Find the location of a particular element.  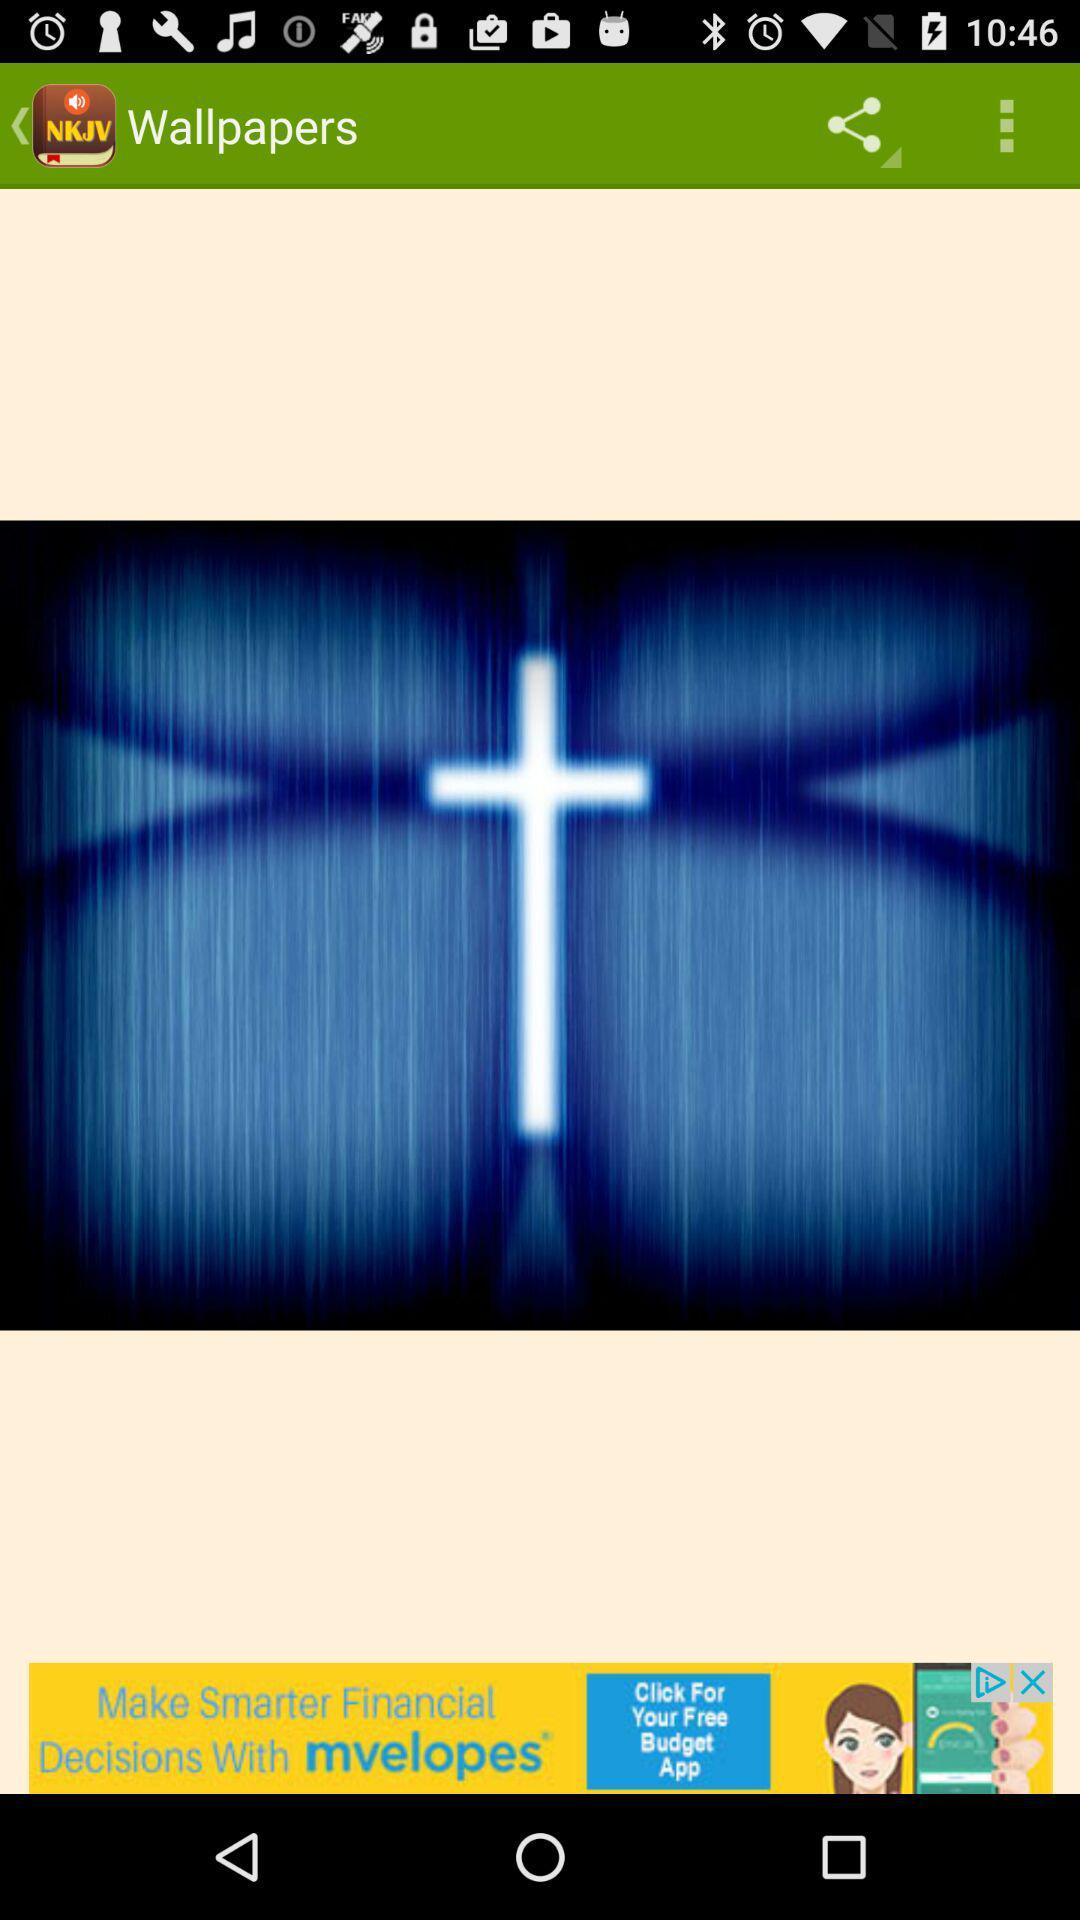

open advertisement is located at coordinates (540, 1727).